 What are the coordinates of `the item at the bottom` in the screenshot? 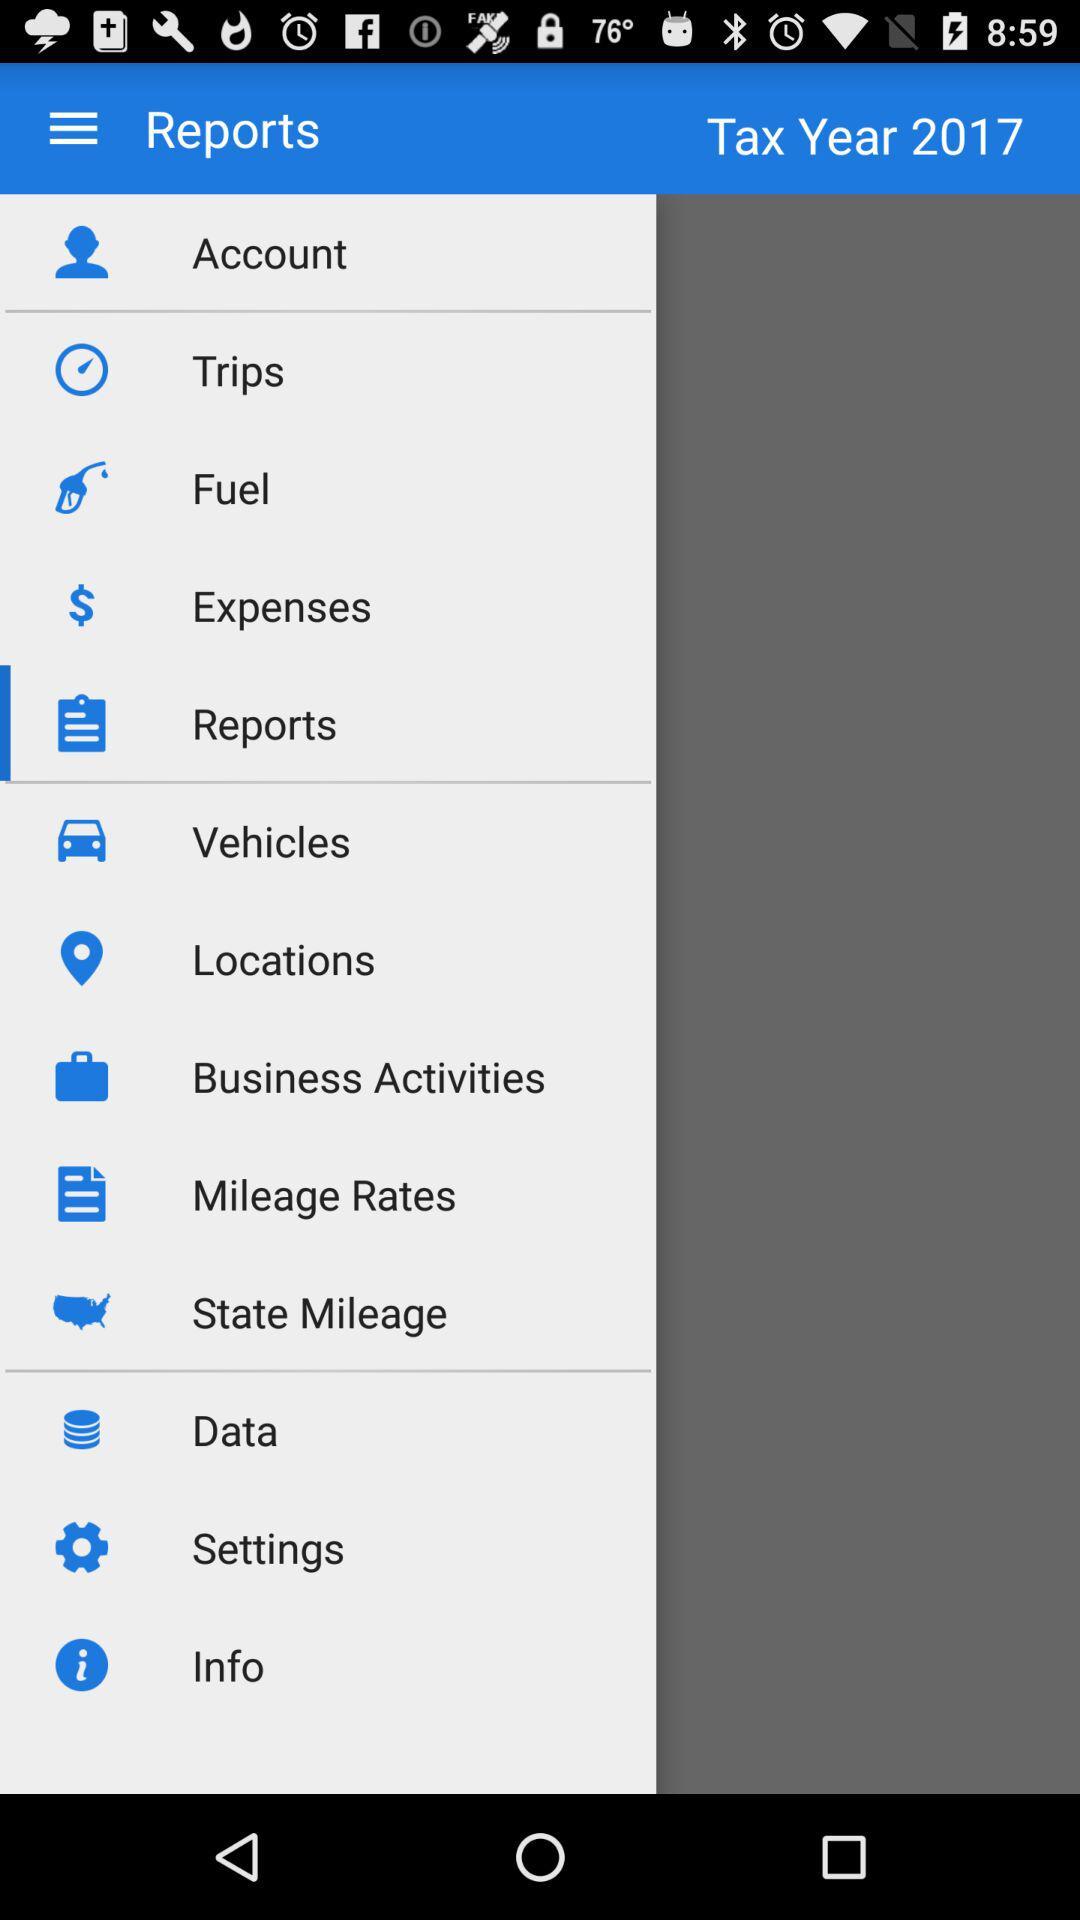 It's located at (540, 1684).